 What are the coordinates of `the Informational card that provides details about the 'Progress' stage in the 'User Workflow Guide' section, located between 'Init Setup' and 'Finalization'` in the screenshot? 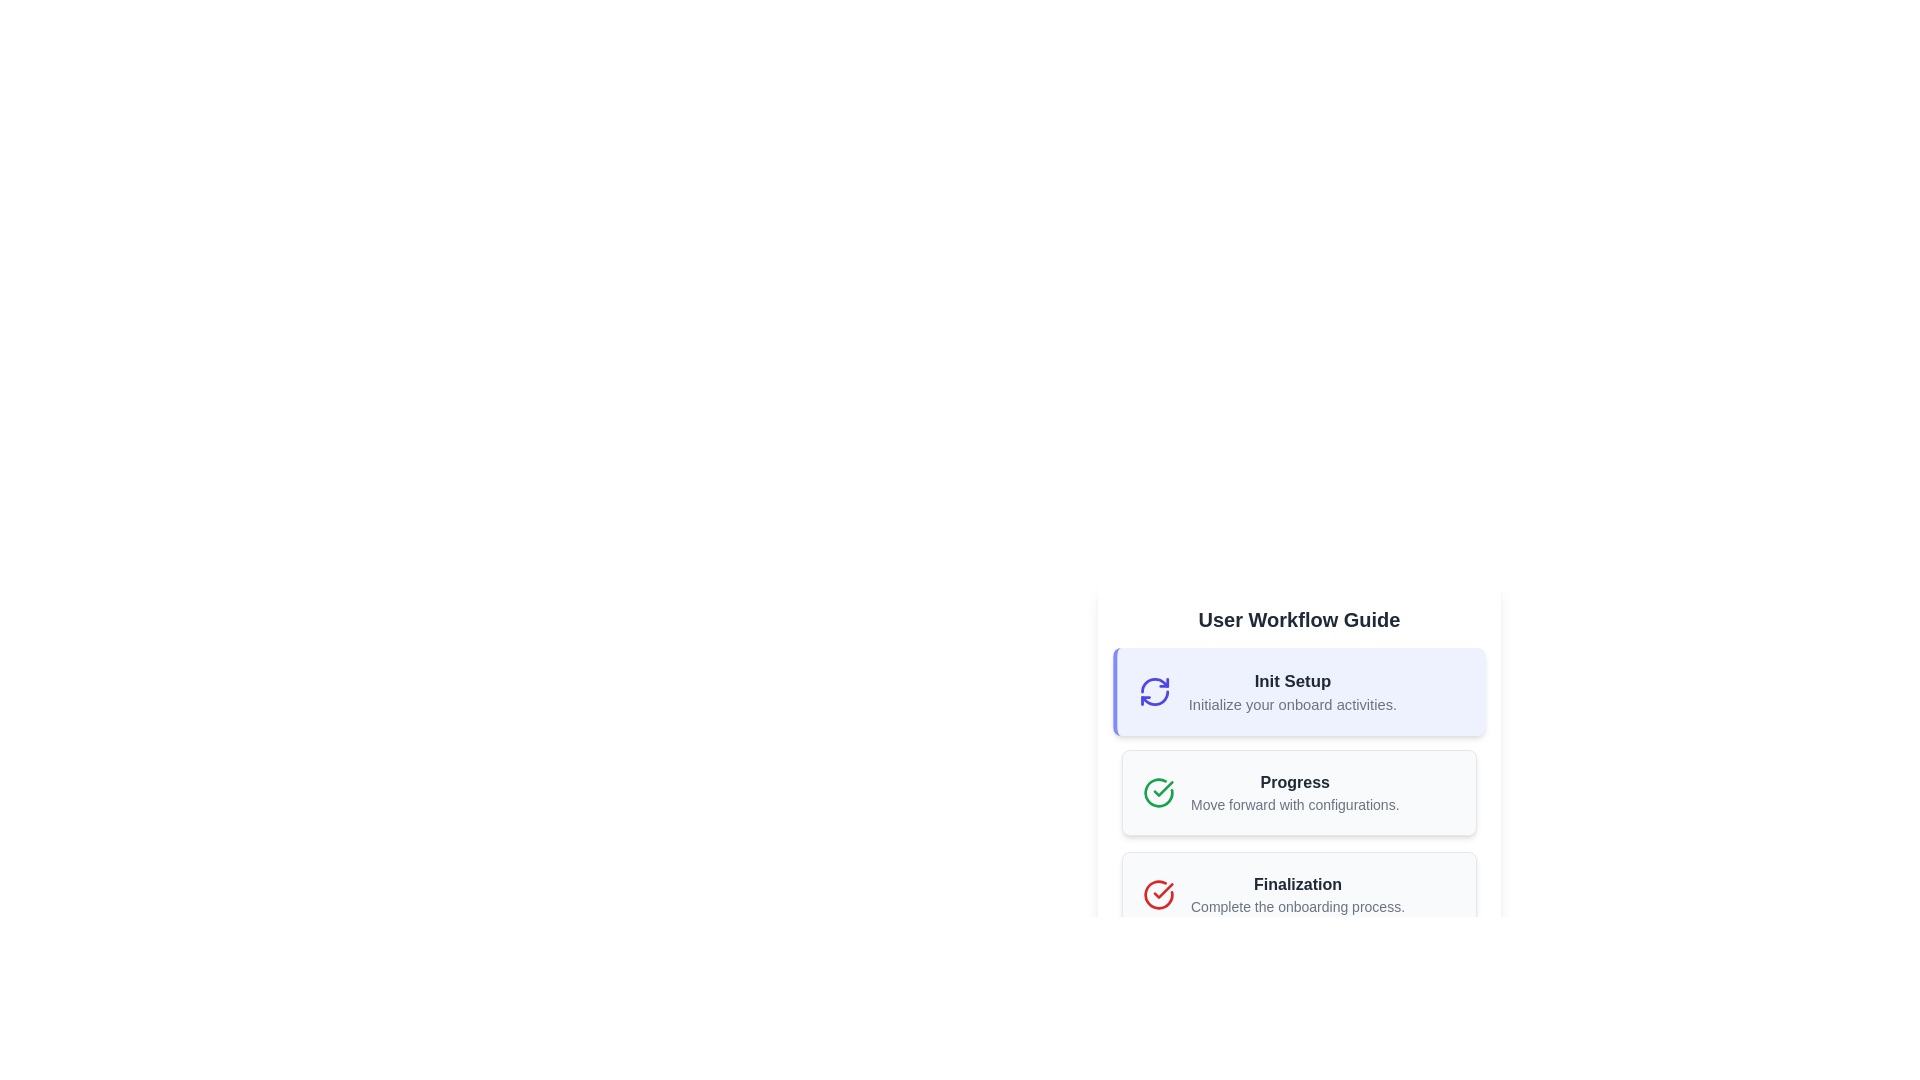 It's located at (1299, 792).